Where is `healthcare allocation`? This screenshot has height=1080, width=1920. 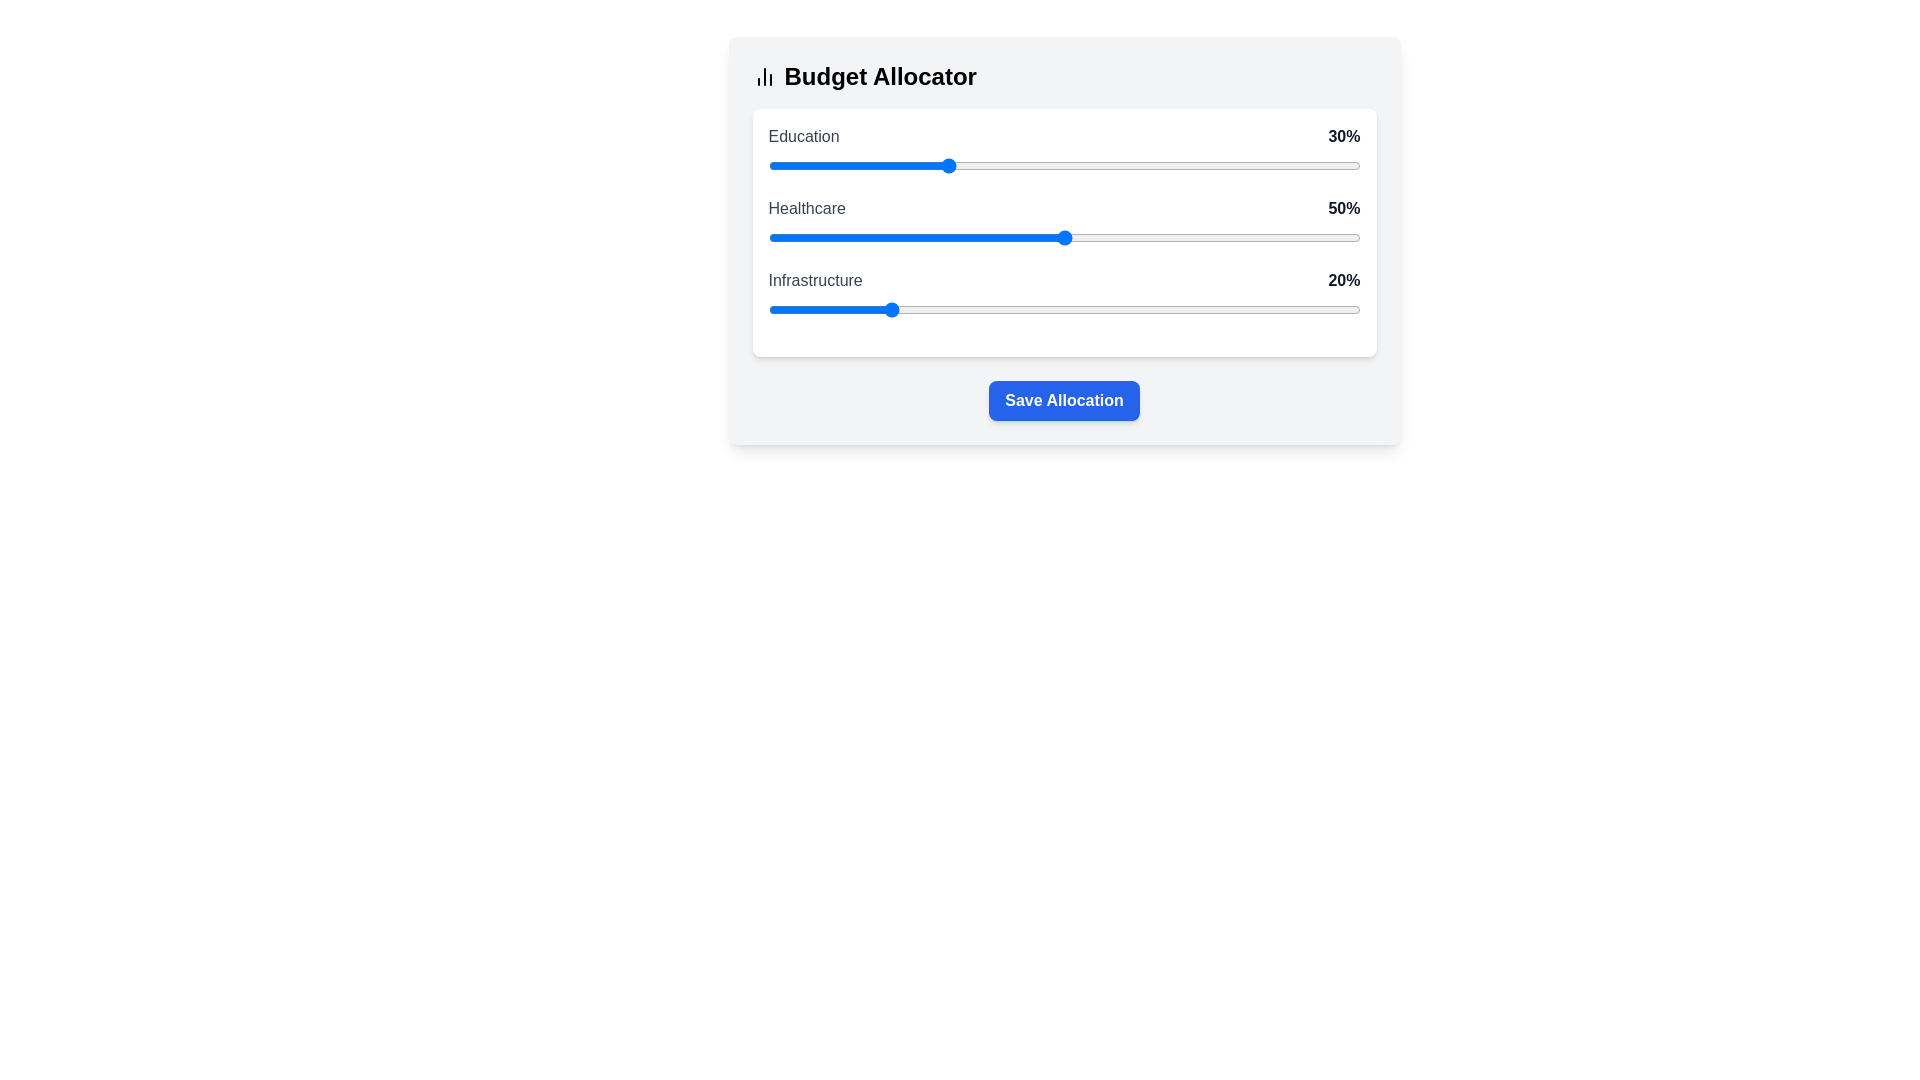
healthcare allocation is located at coordinates (863, 237).